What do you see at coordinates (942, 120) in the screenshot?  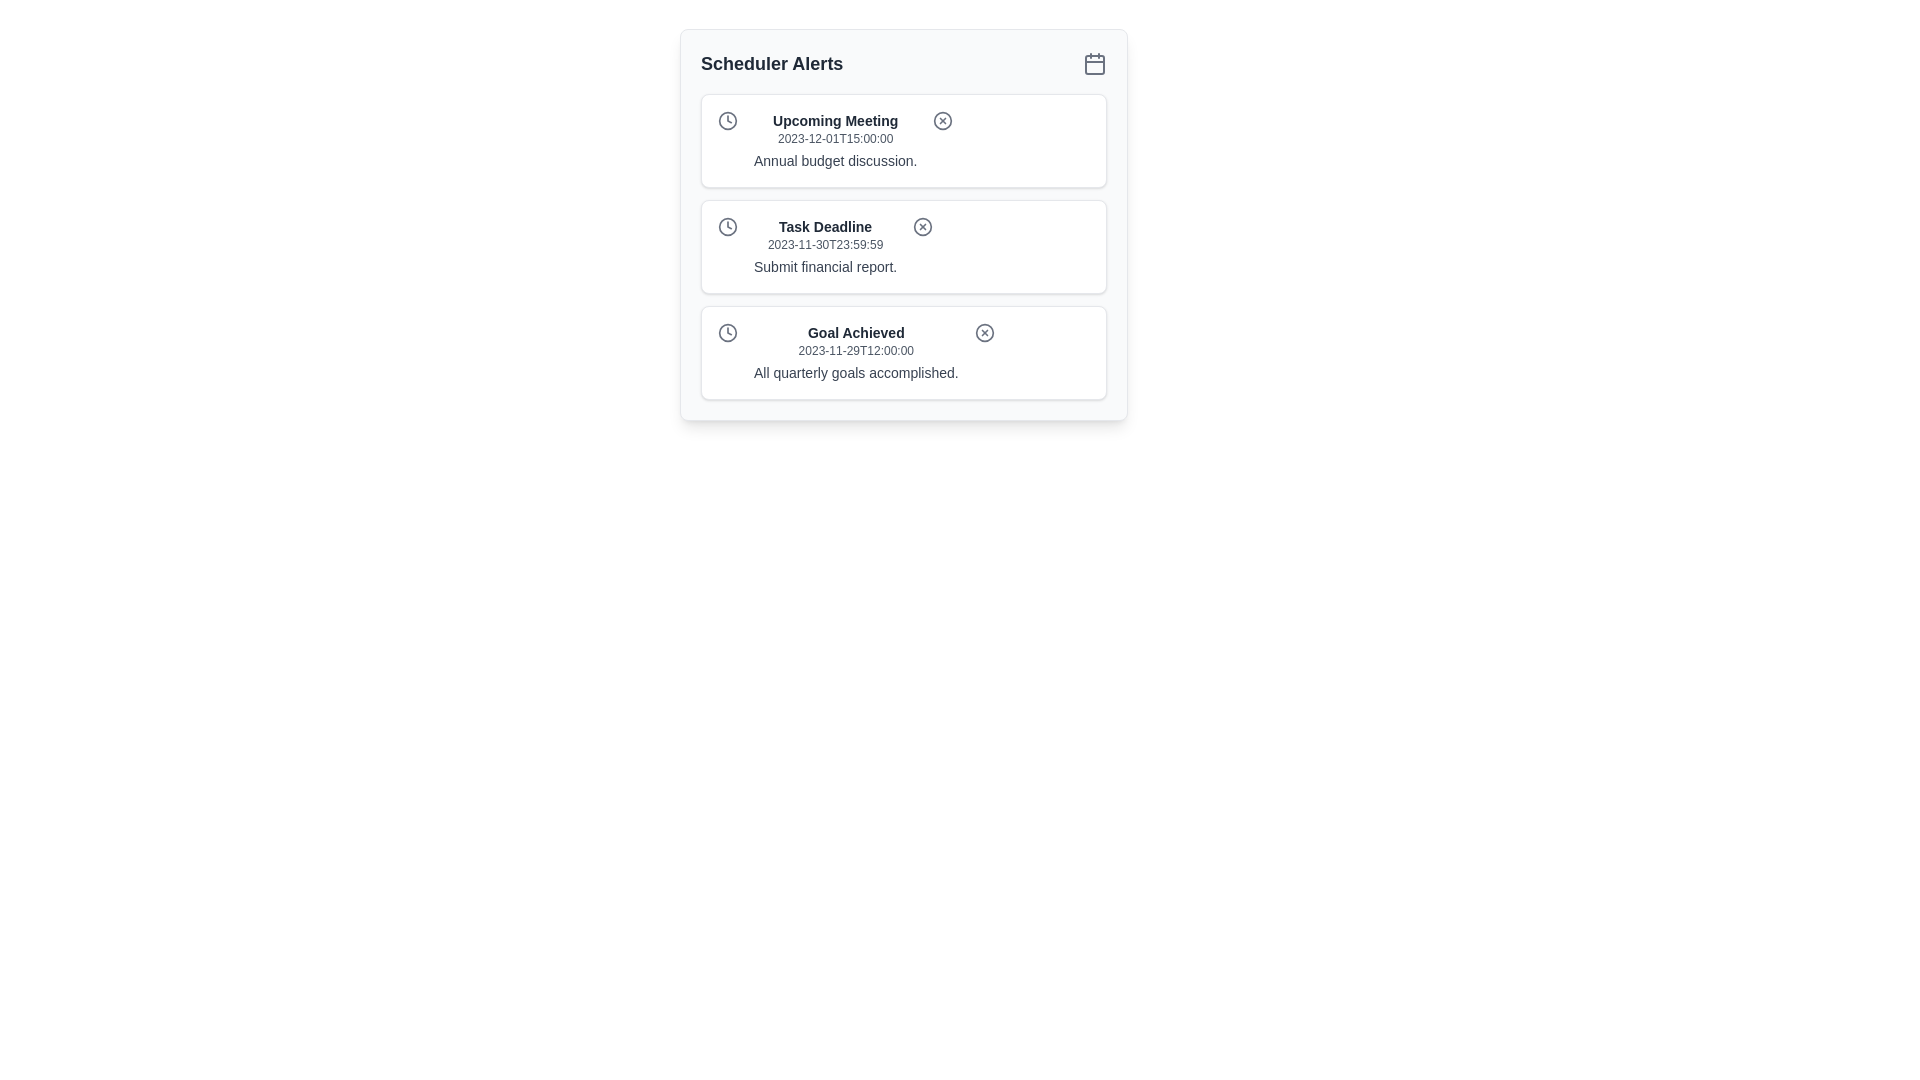 I see `the decorative Circle SVG Graphic that indicates a delete or close action, positioned next to the text 'Upcoming Meeting' in the first row of a vertically aligned list within a card component` at bounding box center [942, 120].